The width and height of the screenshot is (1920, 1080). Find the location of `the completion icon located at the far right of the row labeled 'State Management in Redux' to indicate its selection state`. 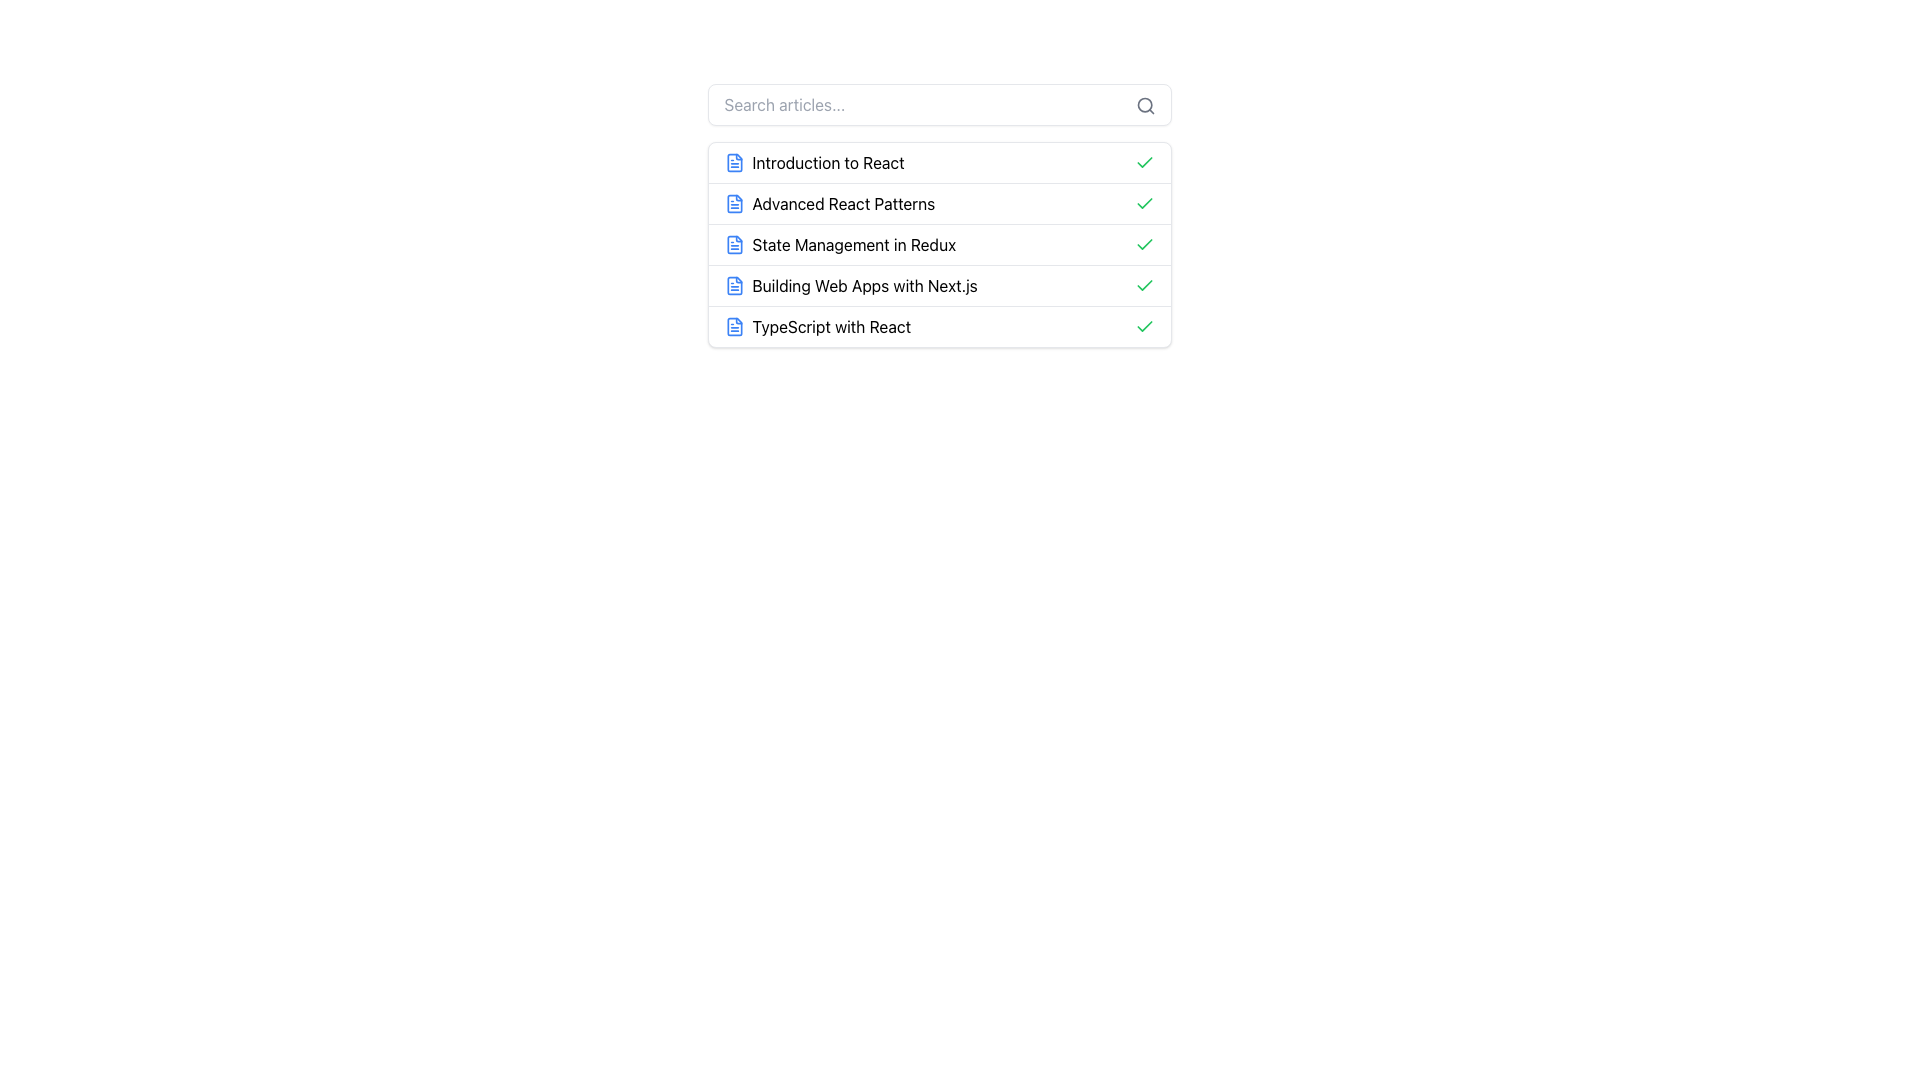

the completion icon located at the far right of the row labeled 'State Management in Redux' to indicate its selection state is located at coordinates (1144, 244).